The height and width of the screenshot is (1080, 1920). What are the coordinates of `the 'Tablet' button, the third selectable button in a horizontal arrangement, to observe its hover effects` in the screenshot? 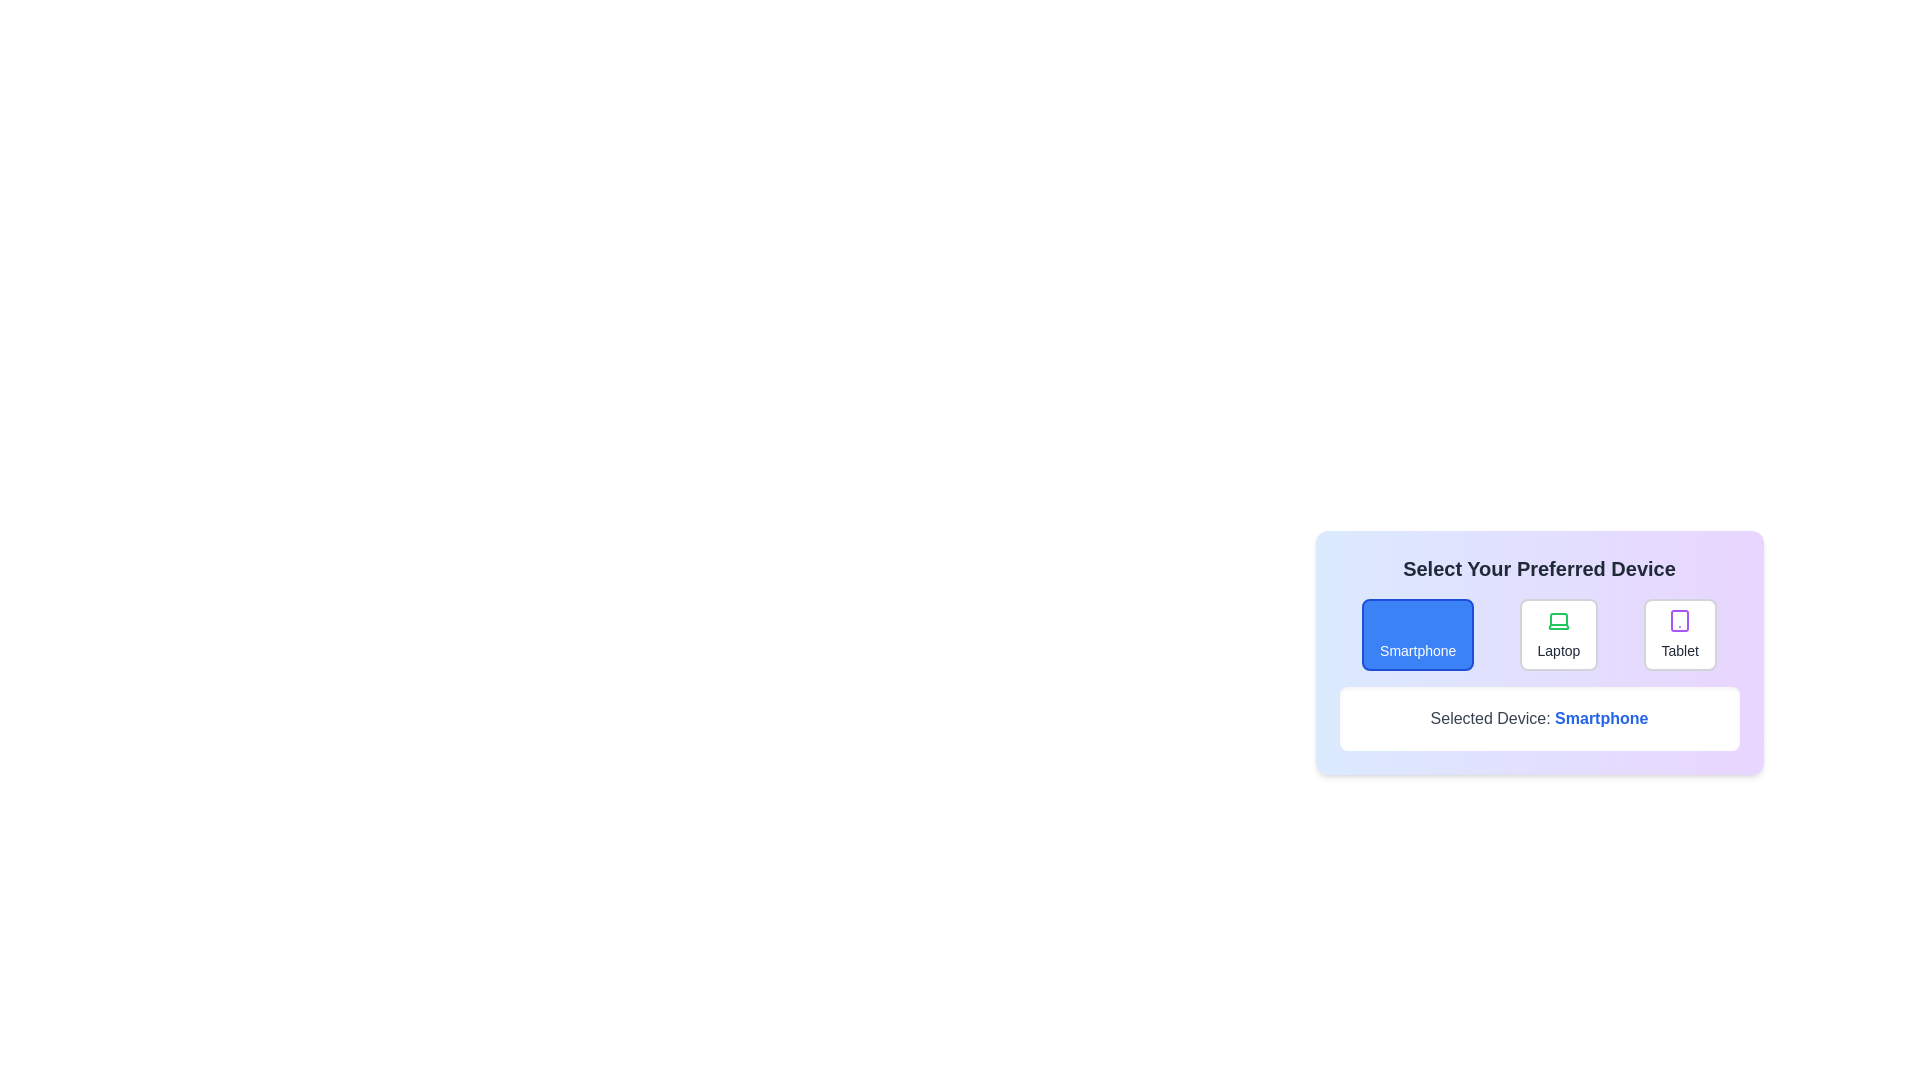 It's located at (1680, 635).